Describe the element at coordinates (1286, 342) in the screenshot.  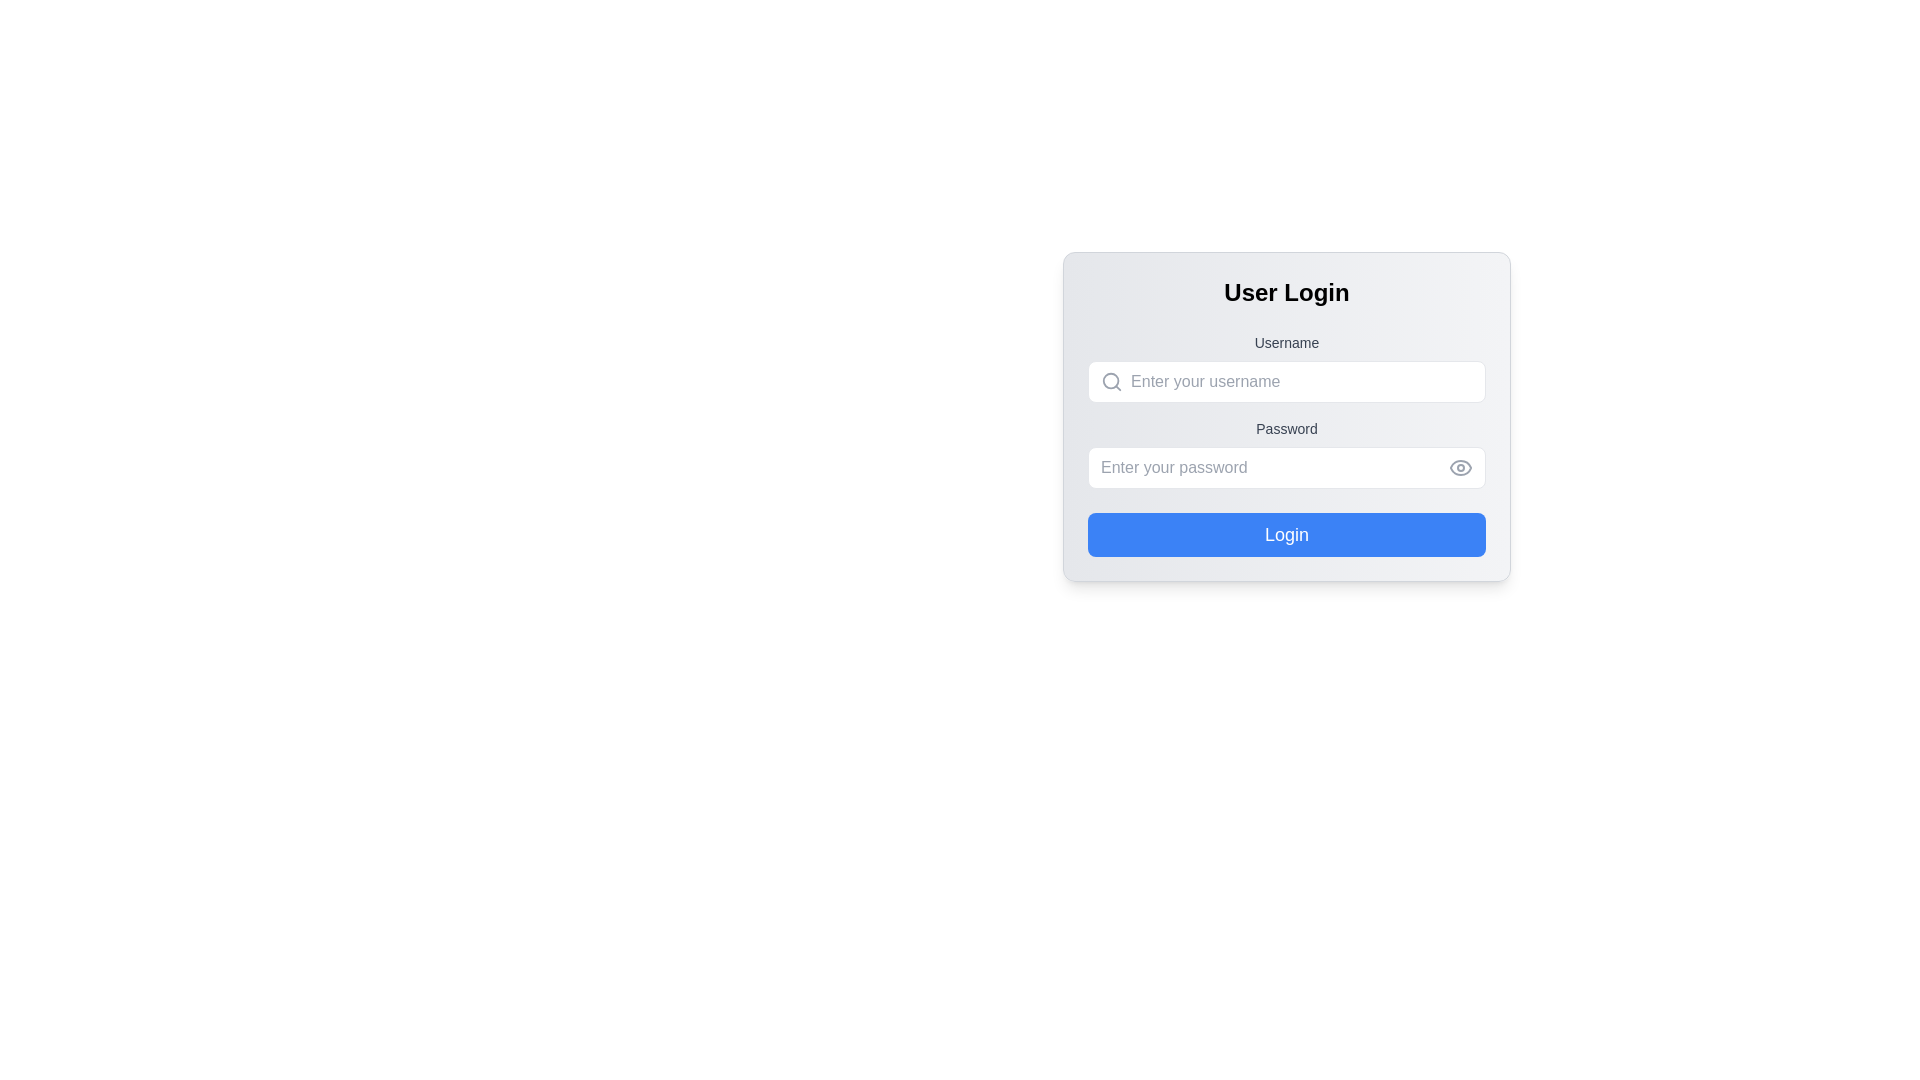
I see `'Username' text label located above the username input box in the login form interface for input guidance` at that location.